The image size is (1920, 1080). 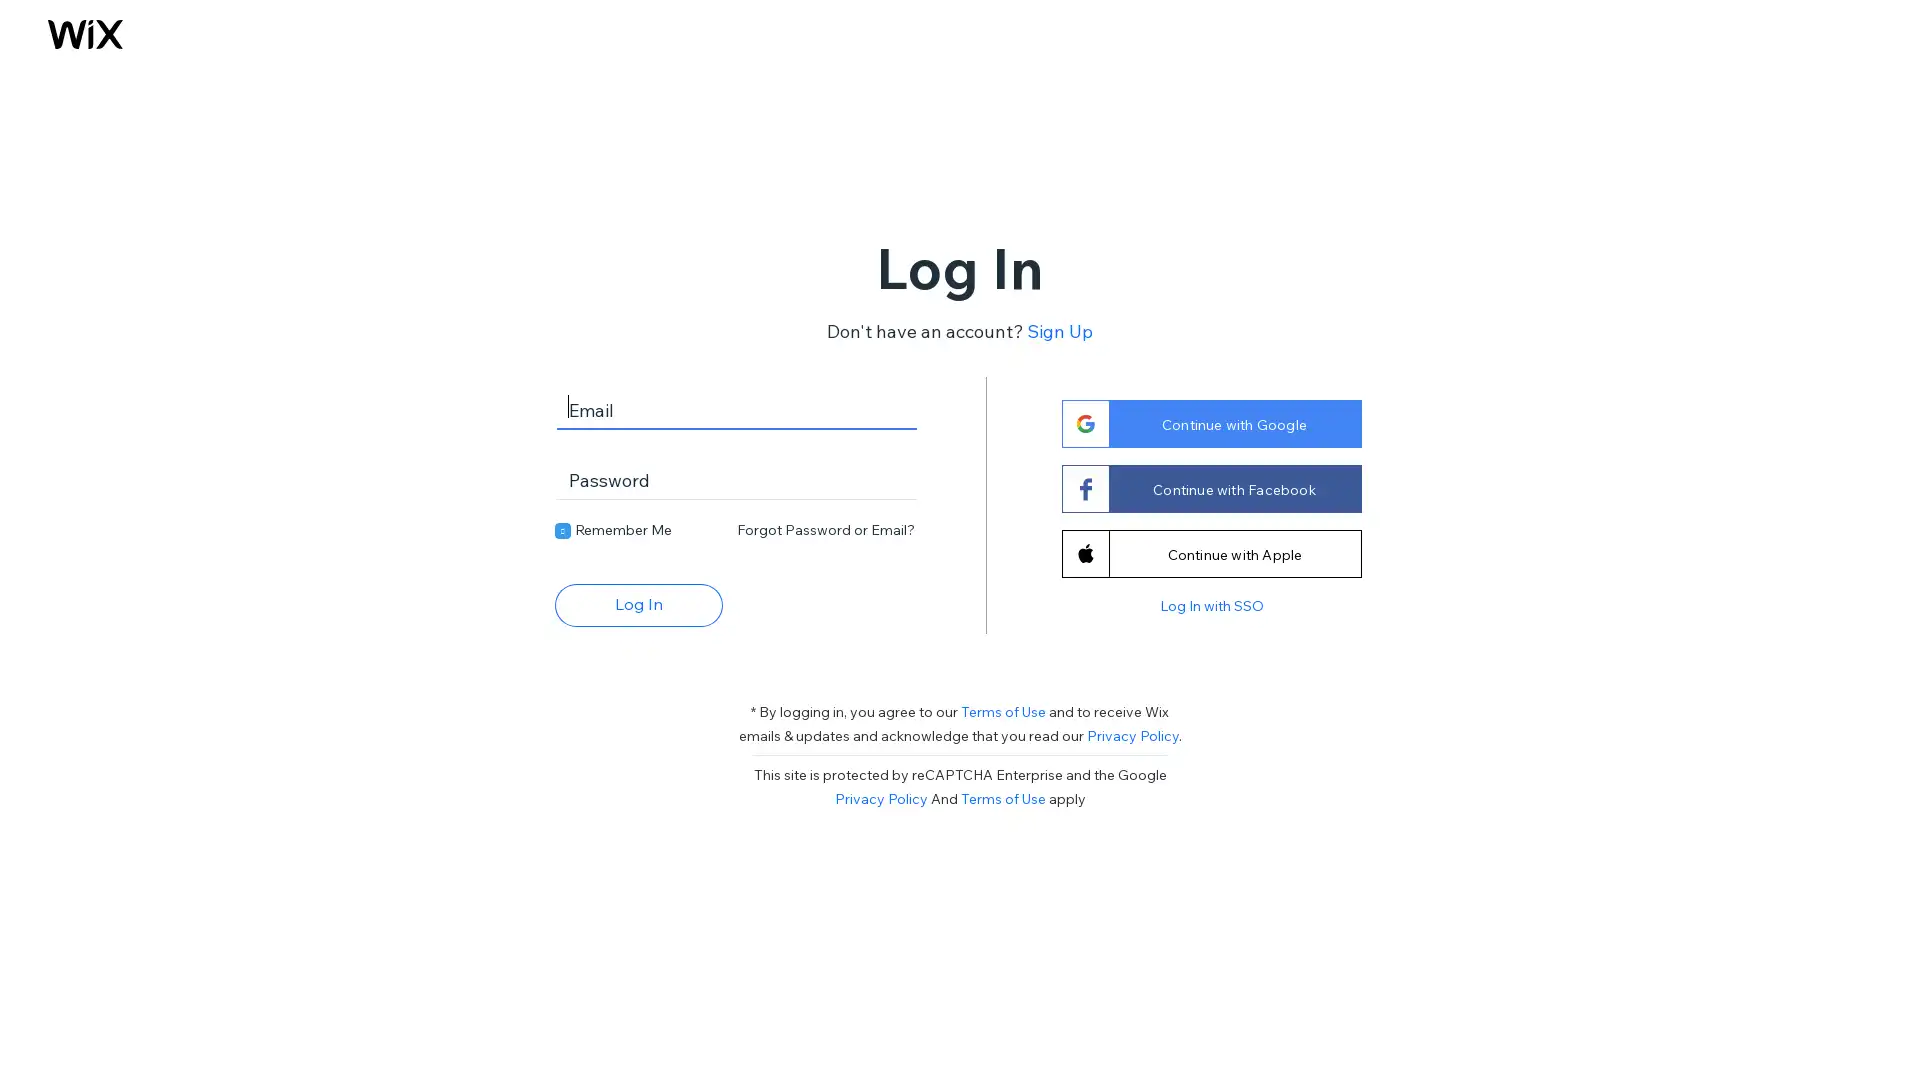 I want to click on Continue with Apple, so click(x=1209, y=552).